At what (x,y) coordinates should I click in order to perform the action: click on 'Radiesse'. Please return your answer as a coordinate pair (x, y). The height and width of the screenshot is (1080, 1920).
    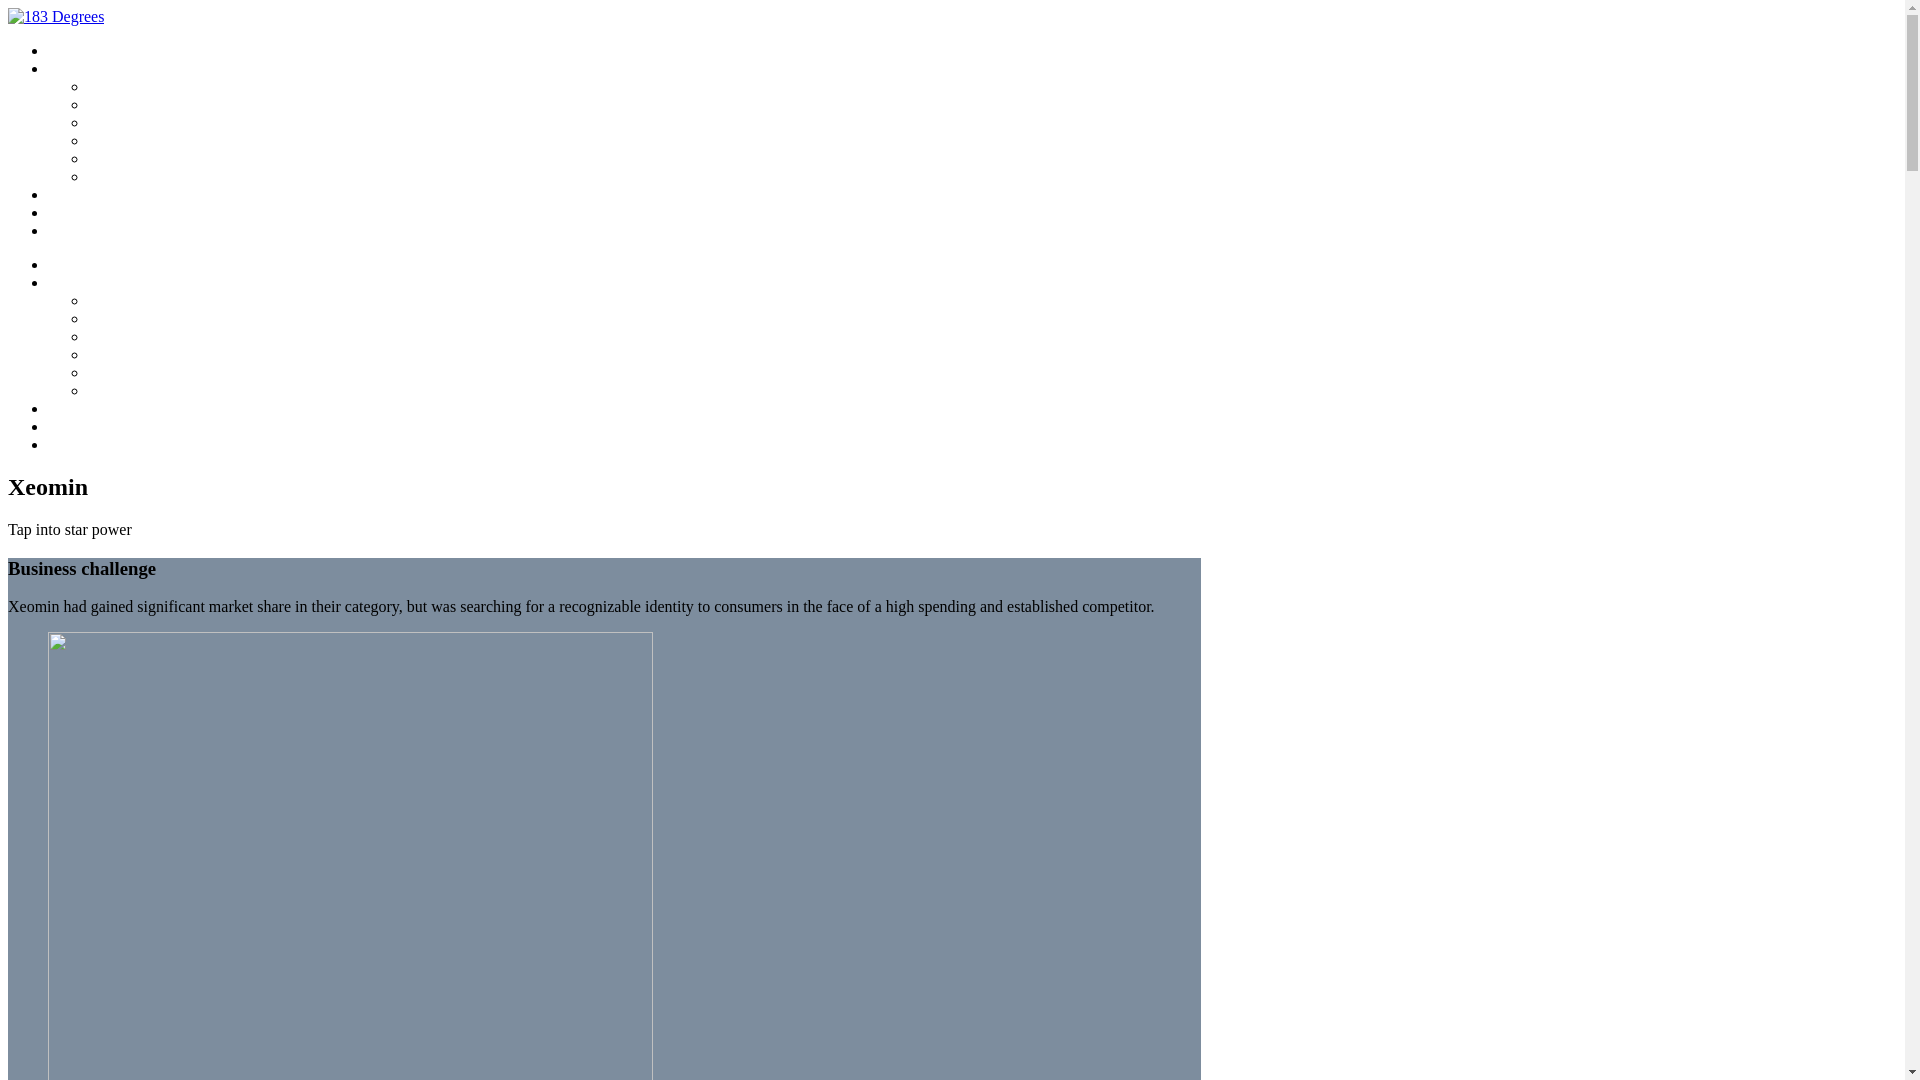
    Looking at the image, I should click on (113, 157).